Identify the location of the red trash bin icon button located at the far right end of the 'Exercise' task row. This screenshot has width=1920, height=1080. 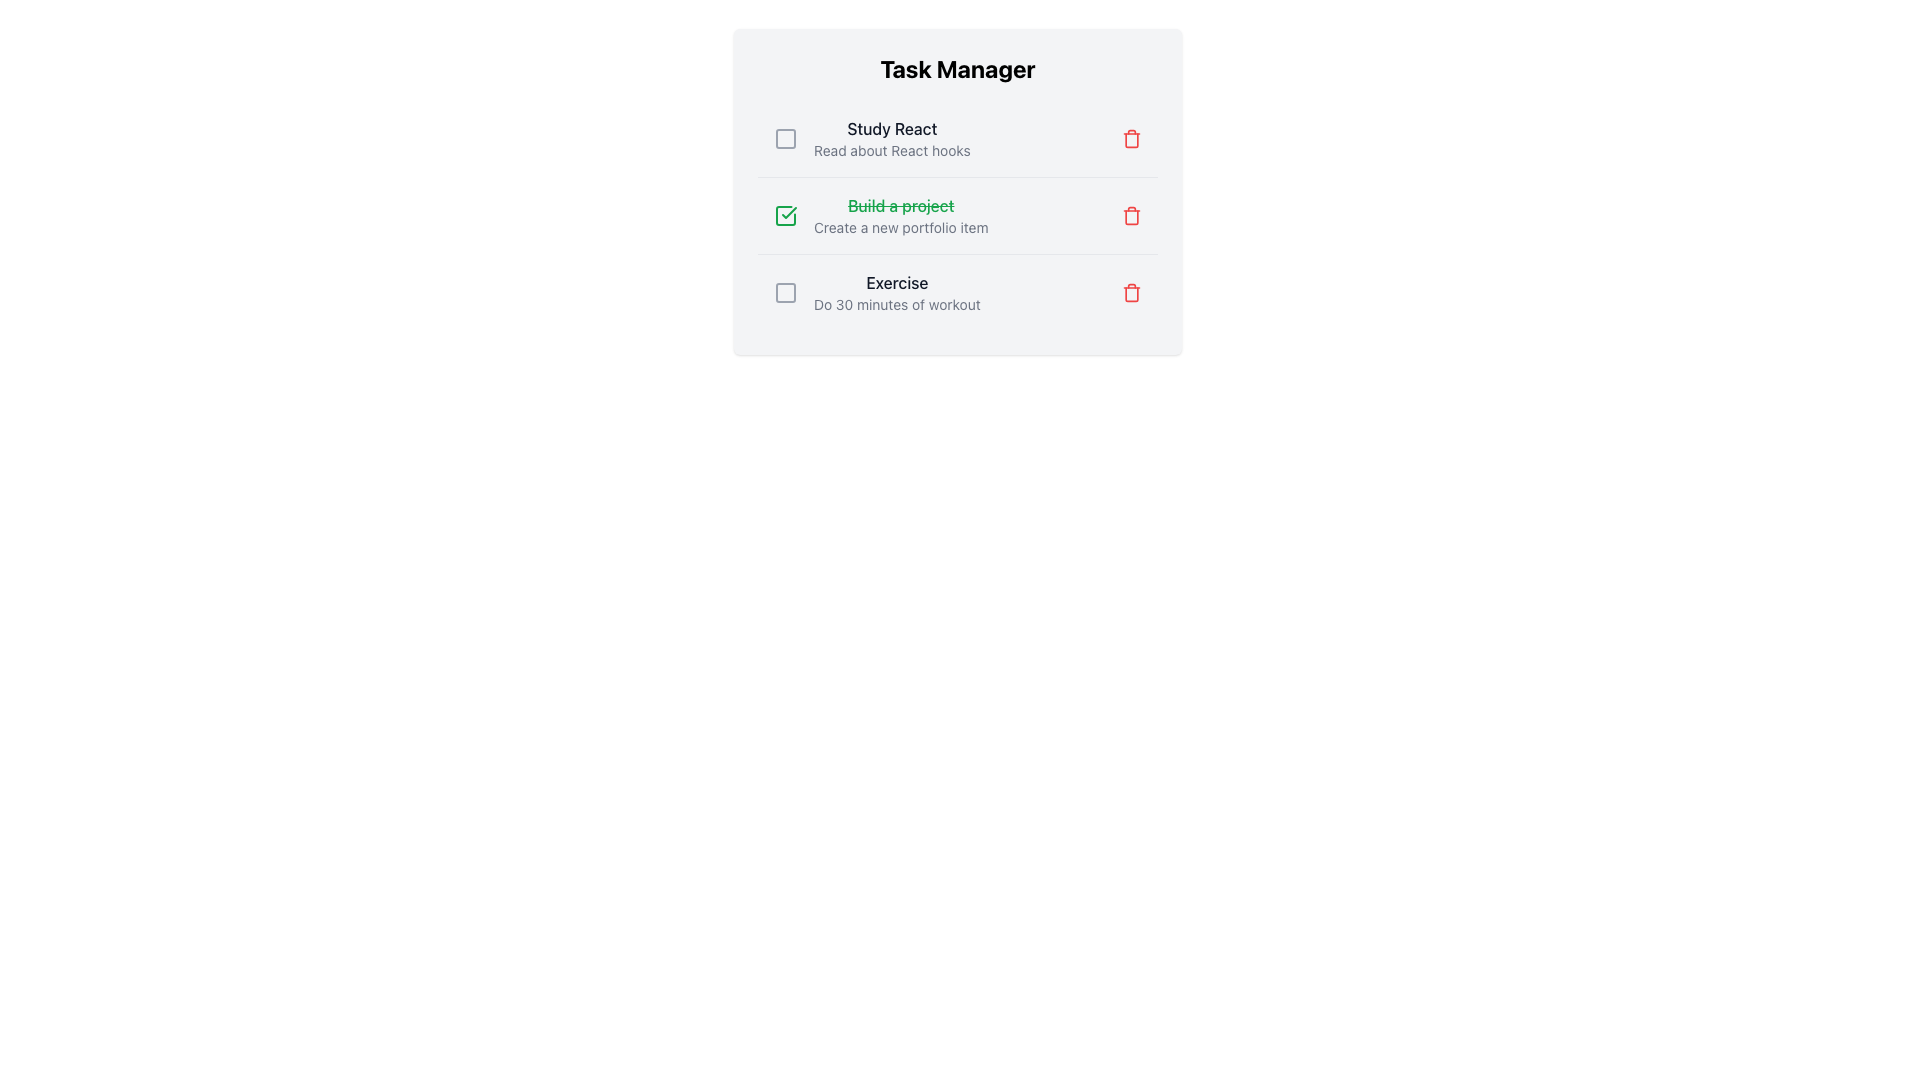
(1132, 293).